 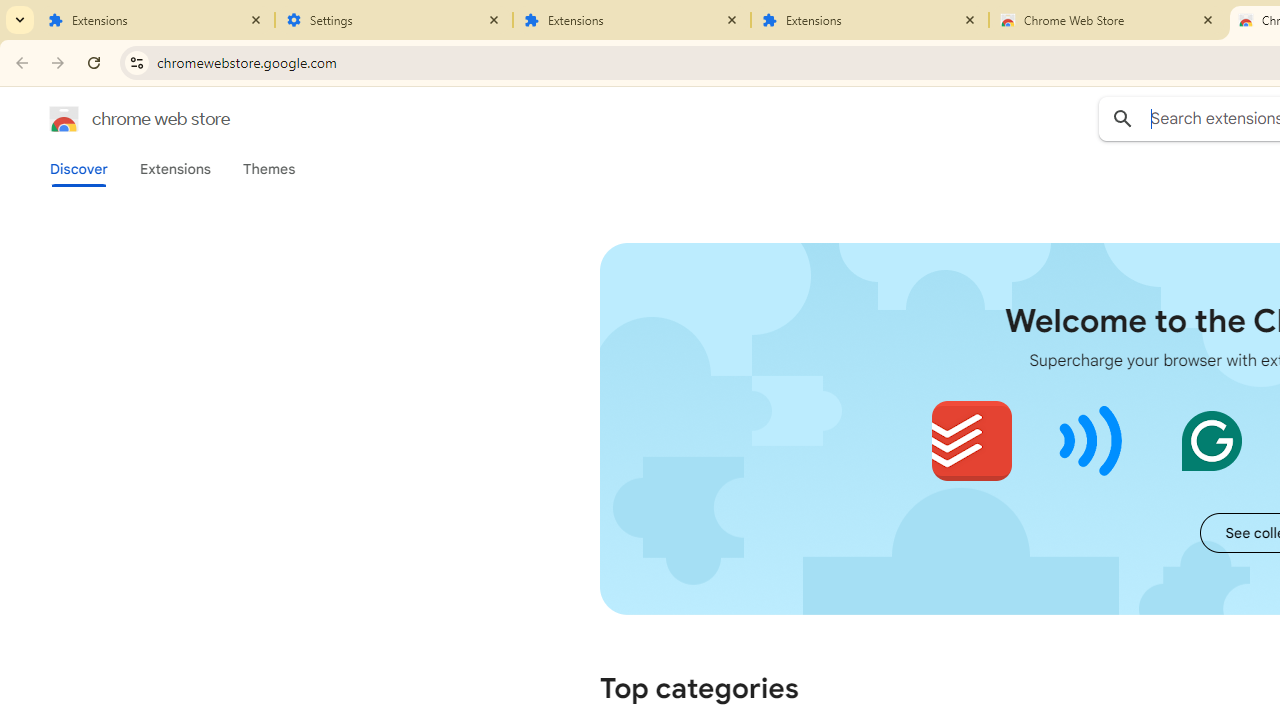 What do you see at coordinates (118, 119) in the screenshot?
I see `'Chrome Web Store logo chrome web store'` at bounding box center [118, 119].